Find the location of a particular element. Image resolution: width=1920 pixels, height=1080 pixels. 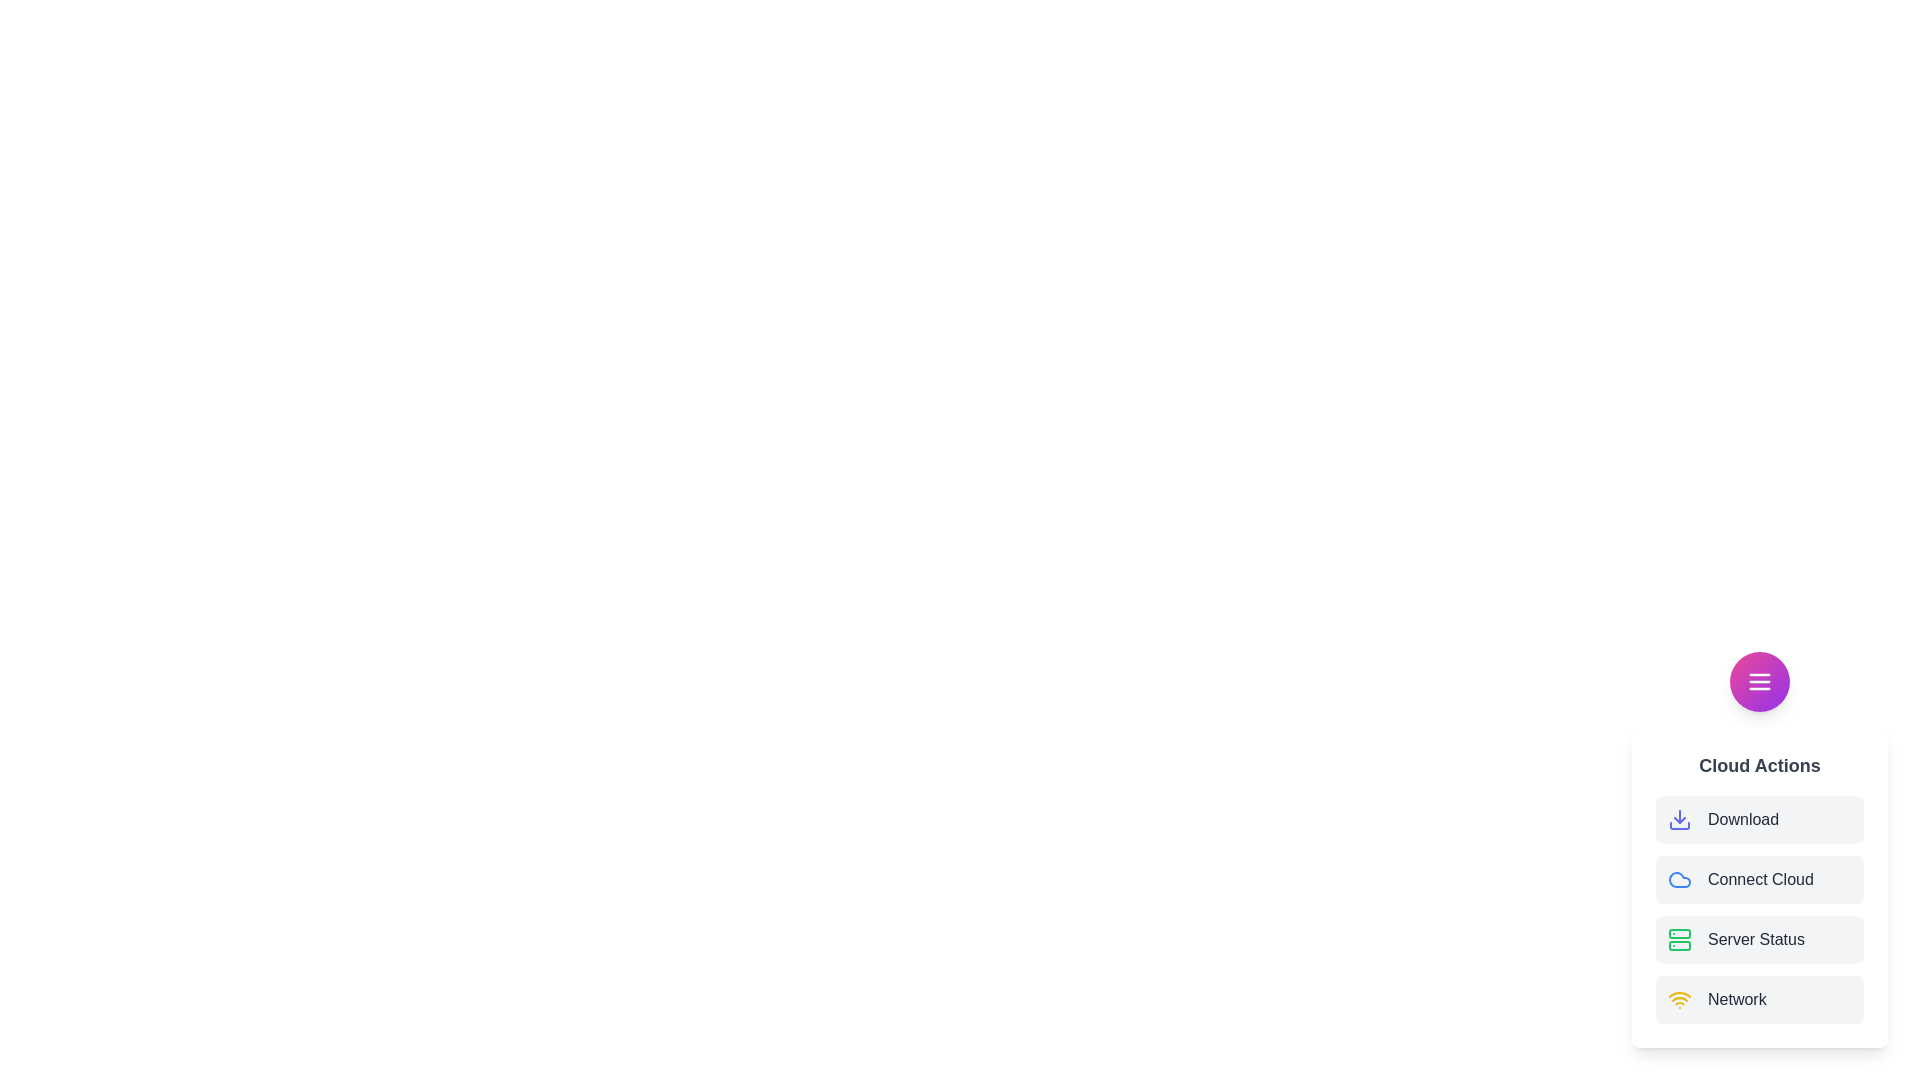

the utility action Download from the menu is located at coordinates (1760, 820).